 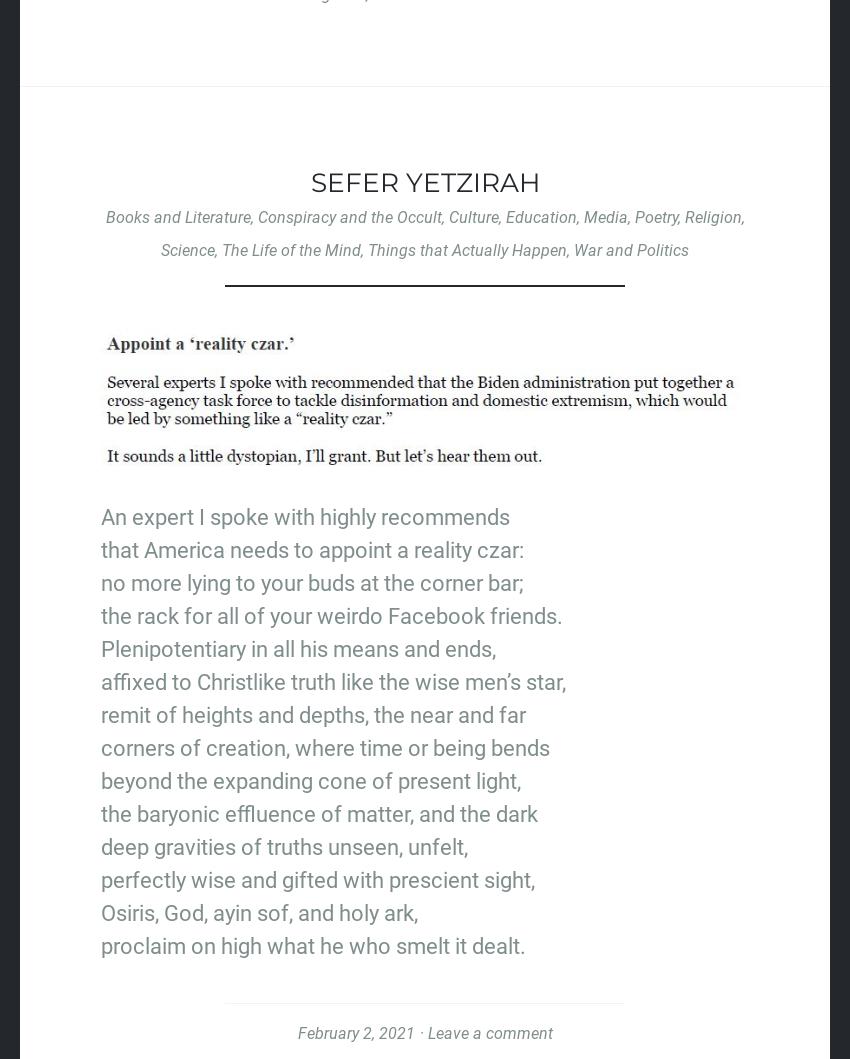 What do you see at coordinates (332, 614) in the screenshot?
I see `'the rack for all of your weirdo Facebook friends.'` at bounding box center [332, 614].